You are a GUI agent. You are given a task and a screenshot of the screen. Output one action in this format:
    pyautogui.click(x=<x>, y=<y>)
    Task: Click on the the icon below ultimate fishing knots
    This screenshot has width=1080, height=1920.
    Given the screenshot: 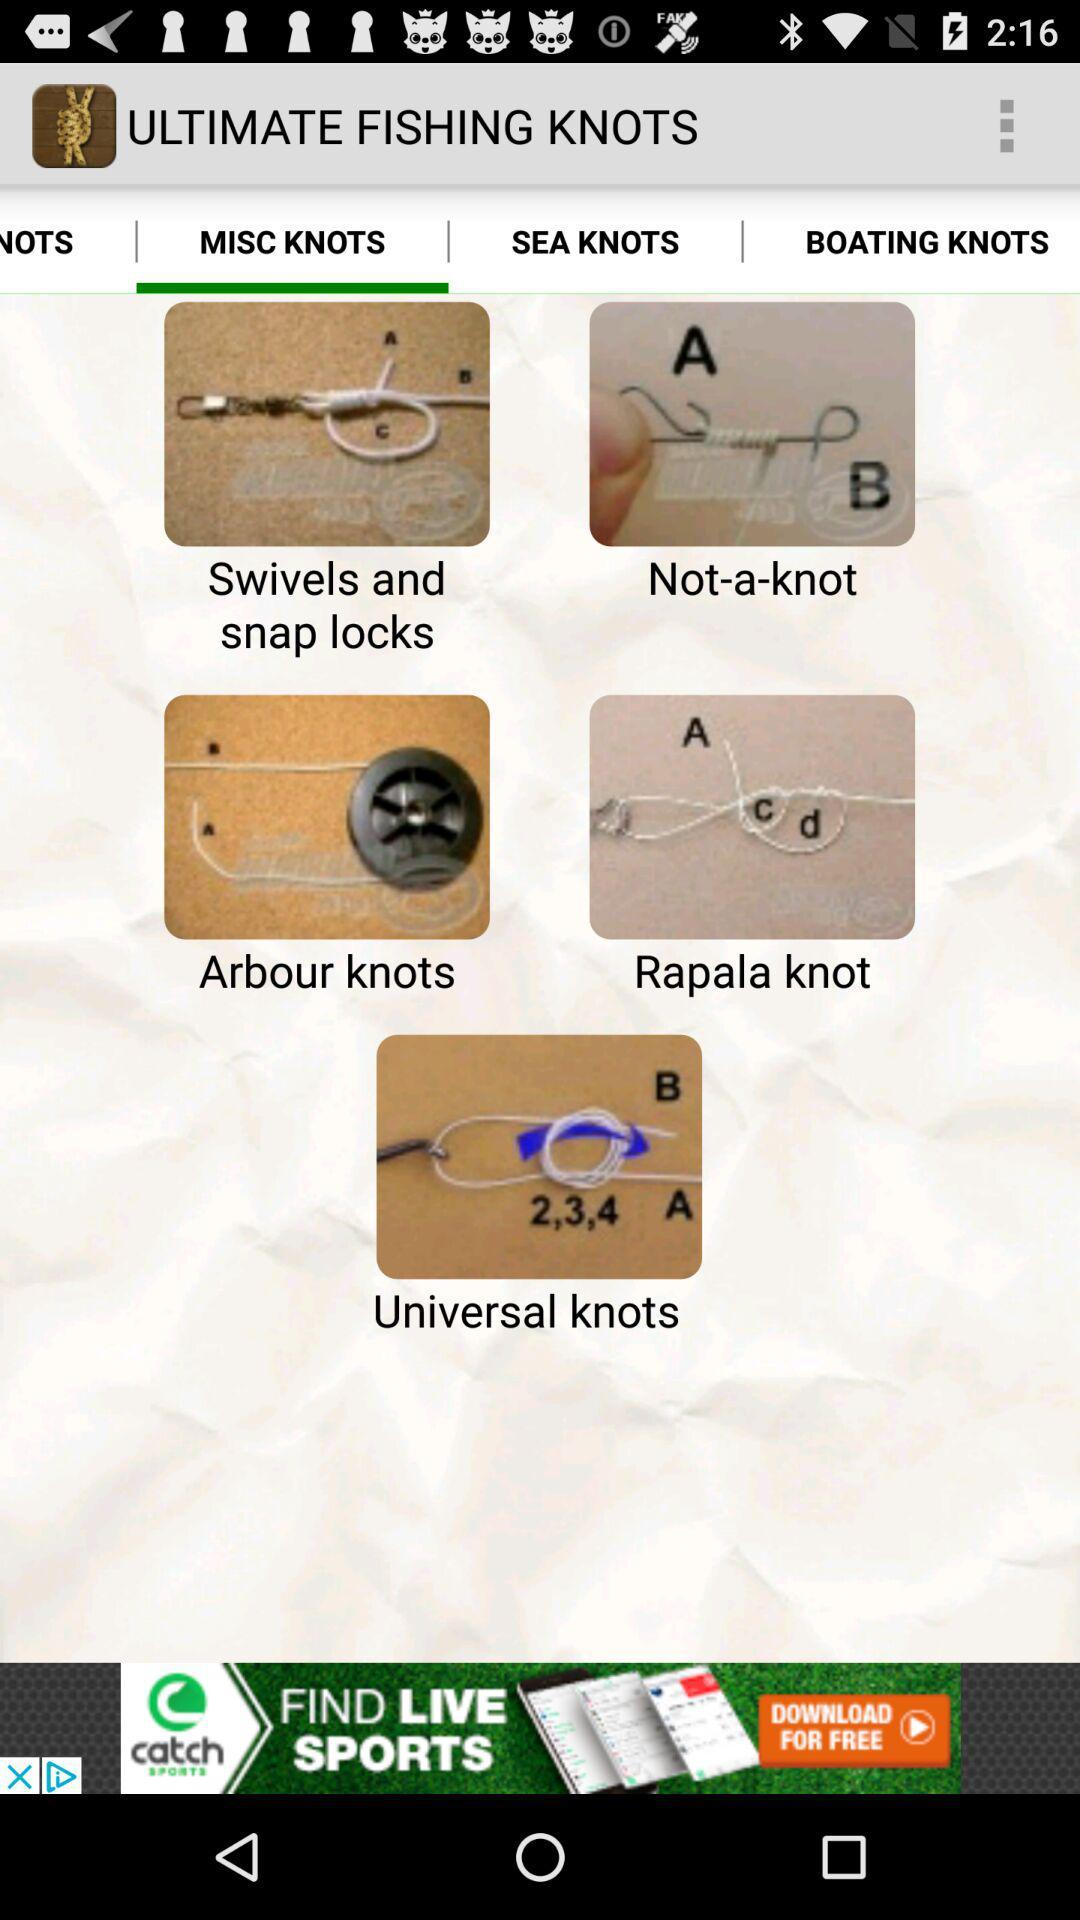 What is the action you would take?
    pyautogui.click(x=292, y=240)
    